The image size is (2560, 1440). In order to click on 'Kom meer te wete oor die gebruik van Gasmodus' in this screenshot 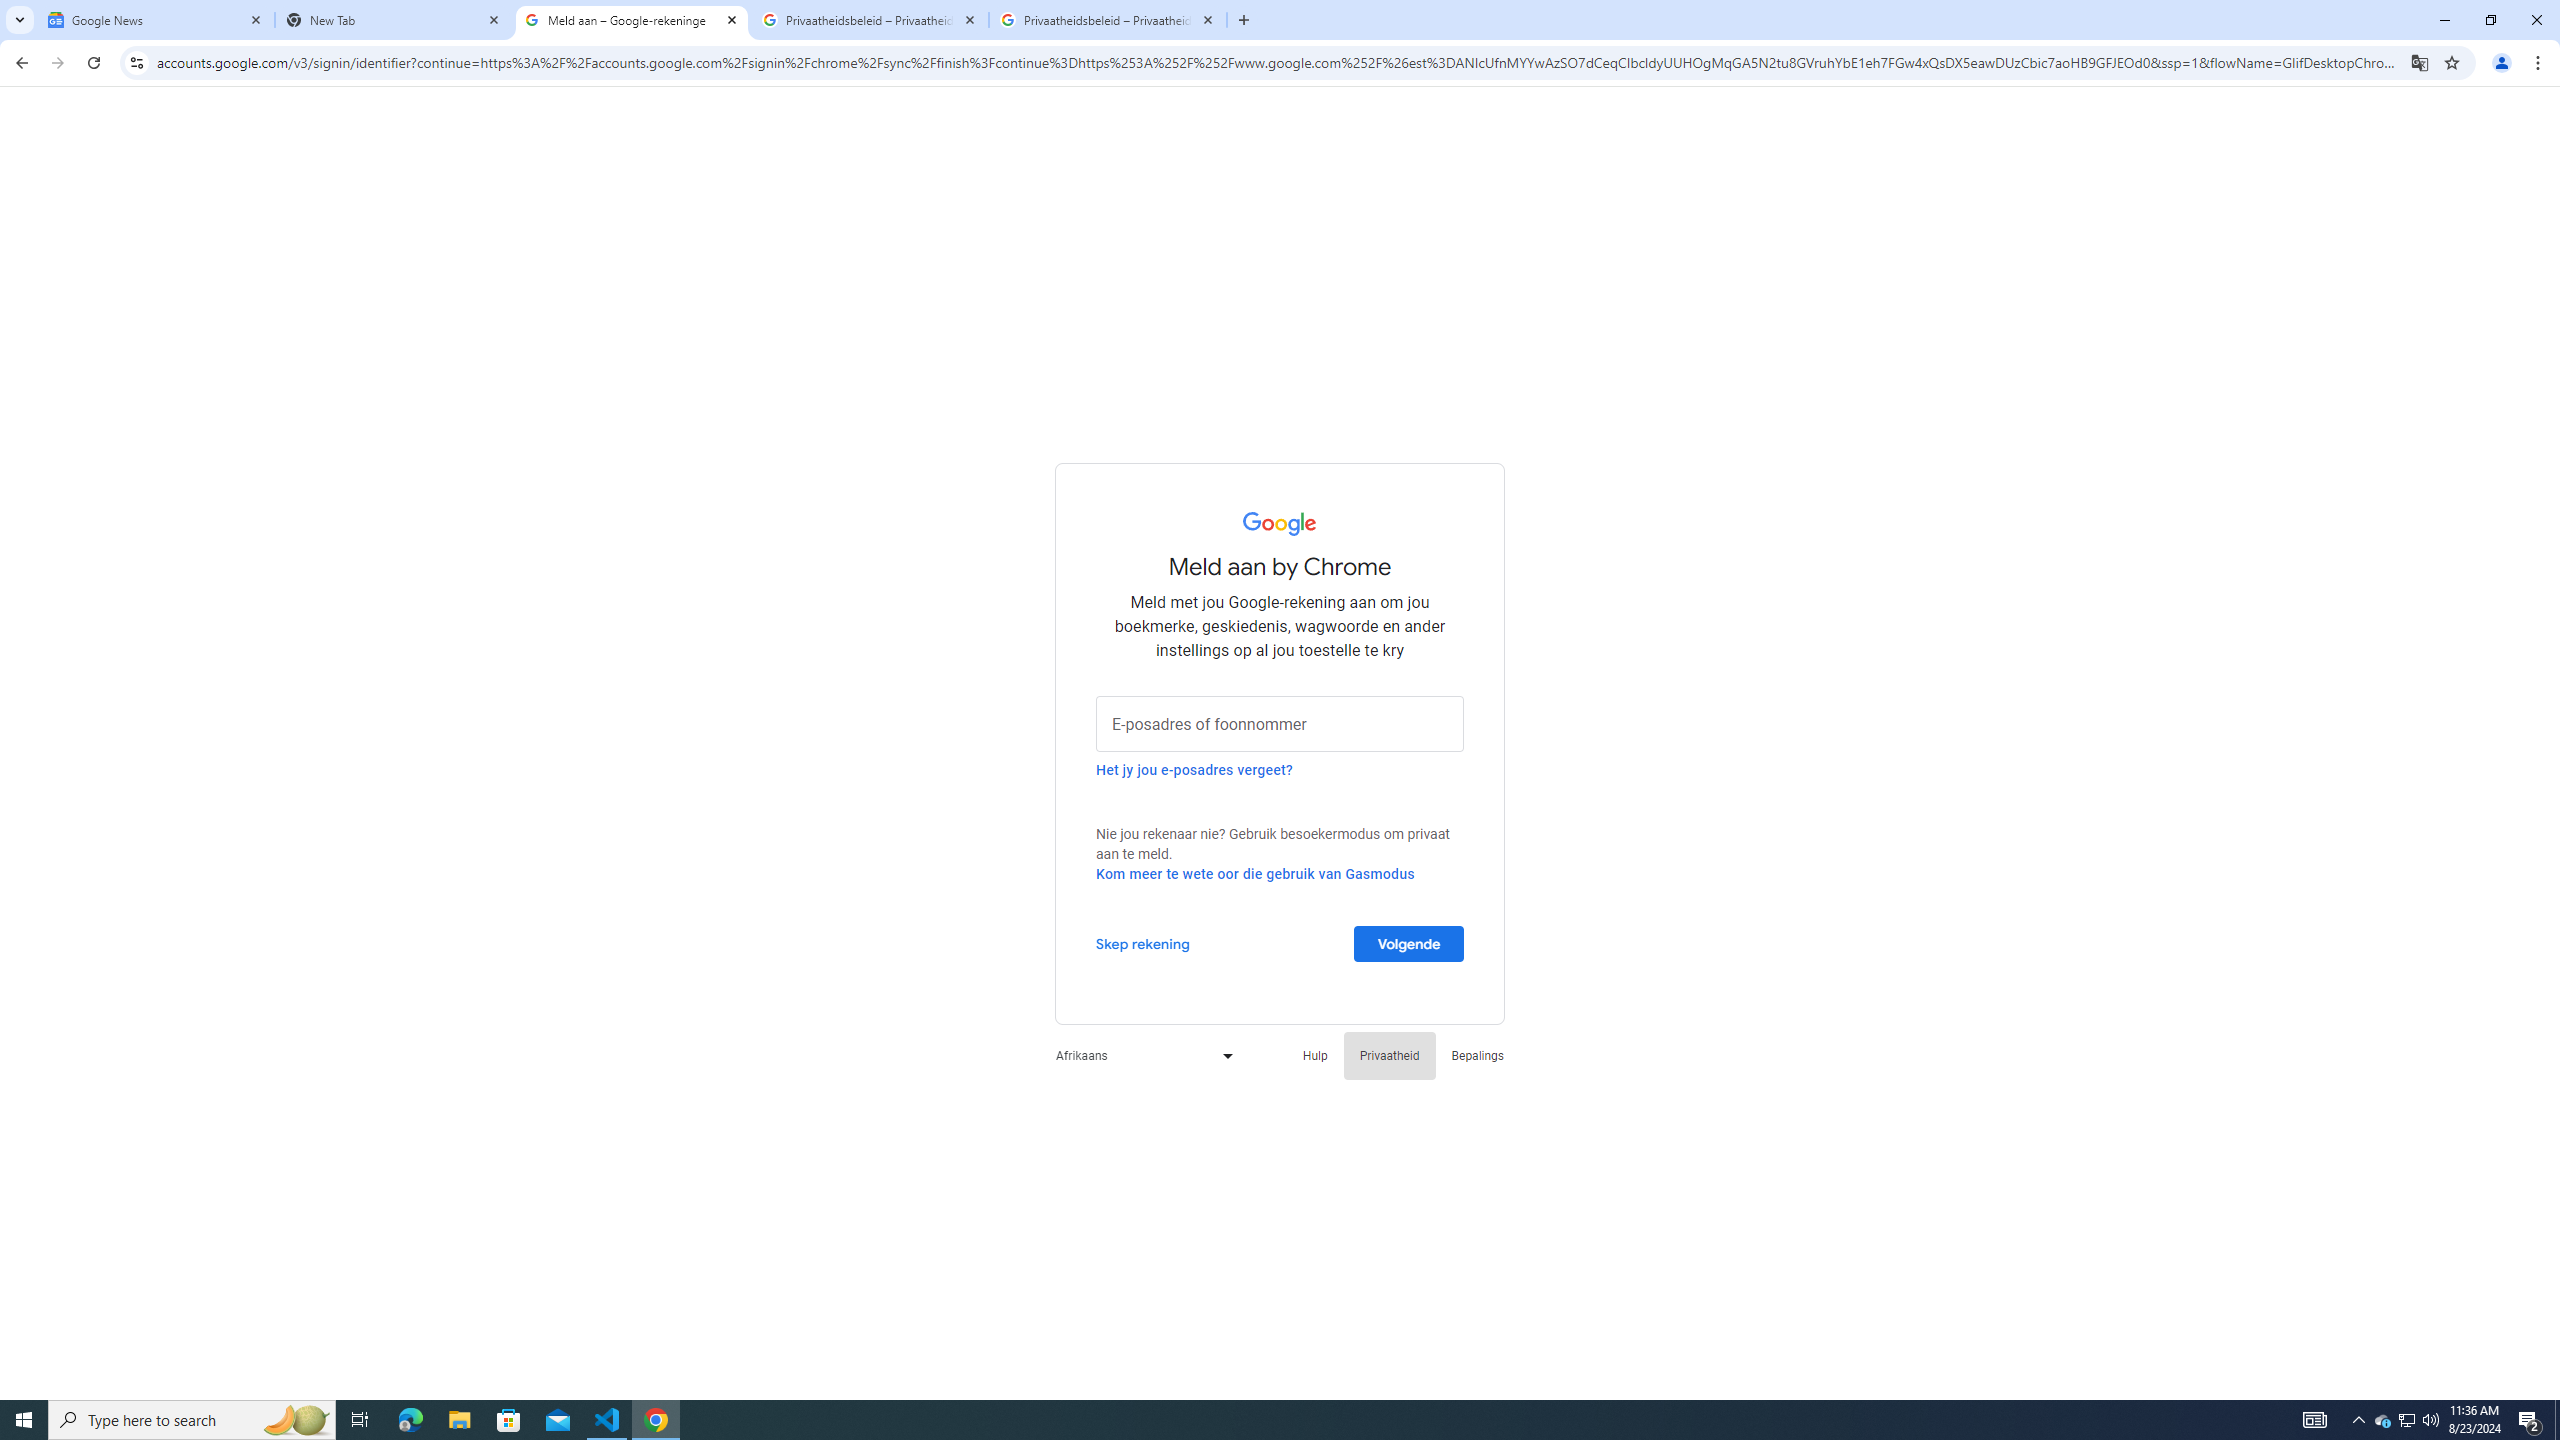, I will do `click(1255, 873)`.